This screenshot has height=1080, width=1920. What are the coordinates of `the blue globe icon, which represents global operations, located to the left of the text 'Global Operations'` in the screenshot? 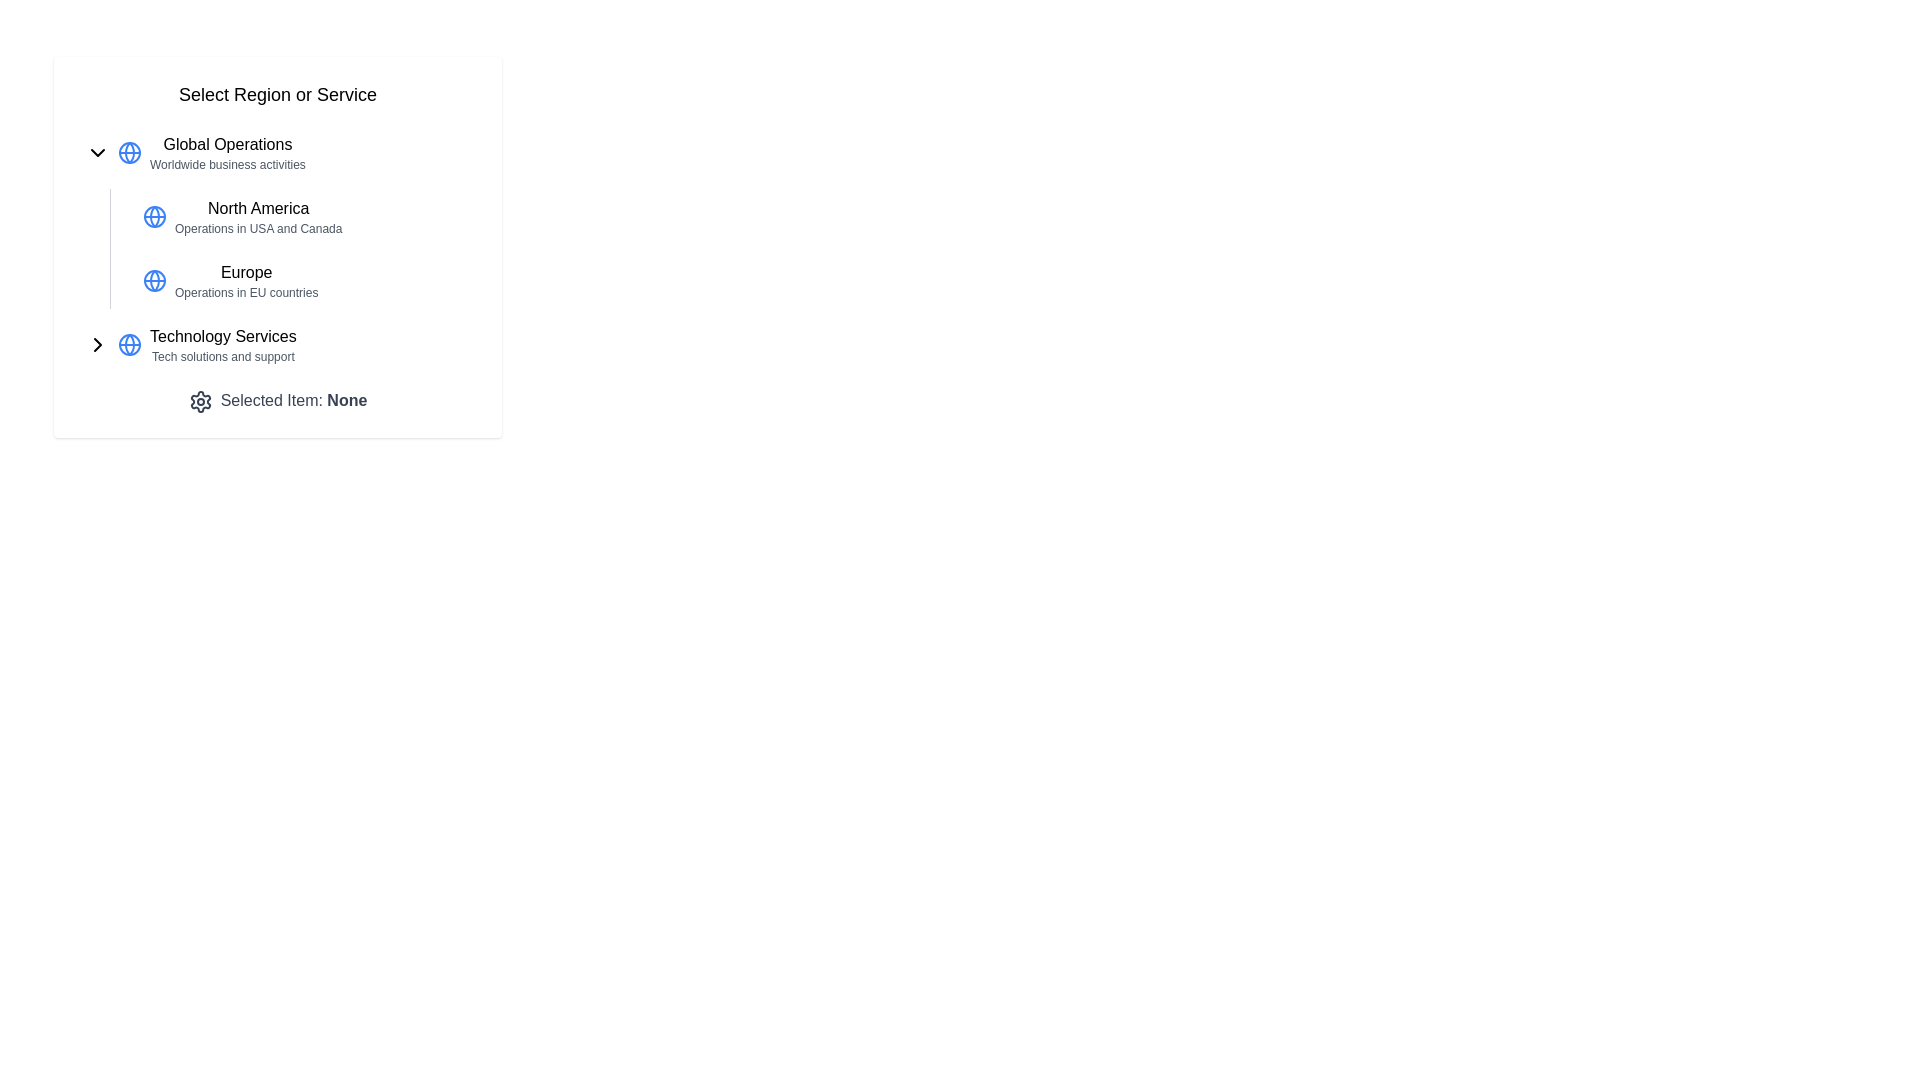 It's located at (128, 152).